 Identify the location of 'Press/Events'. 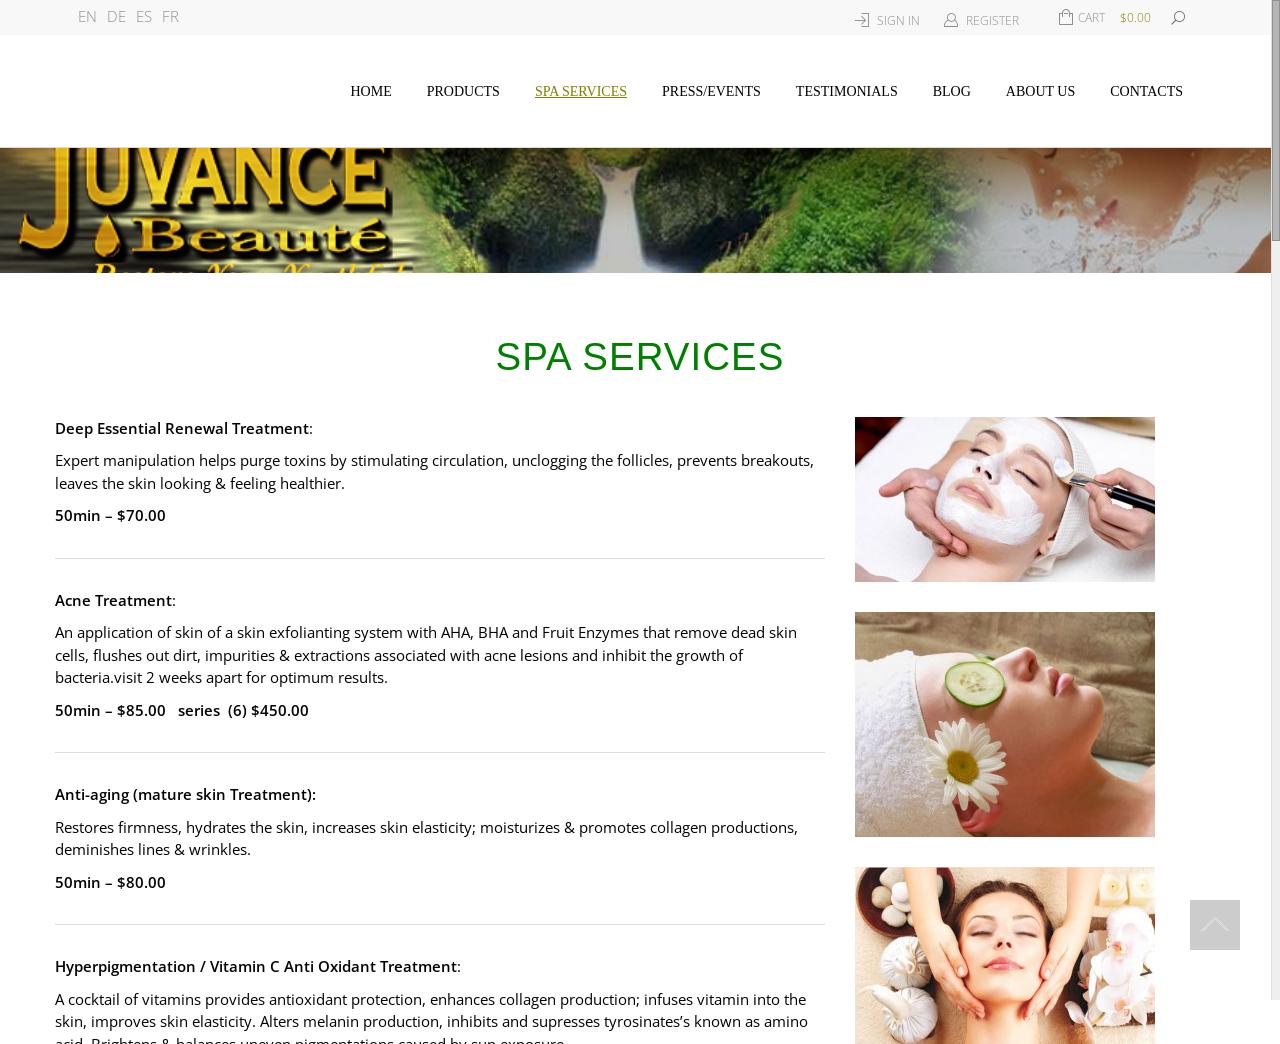
(711, 91).